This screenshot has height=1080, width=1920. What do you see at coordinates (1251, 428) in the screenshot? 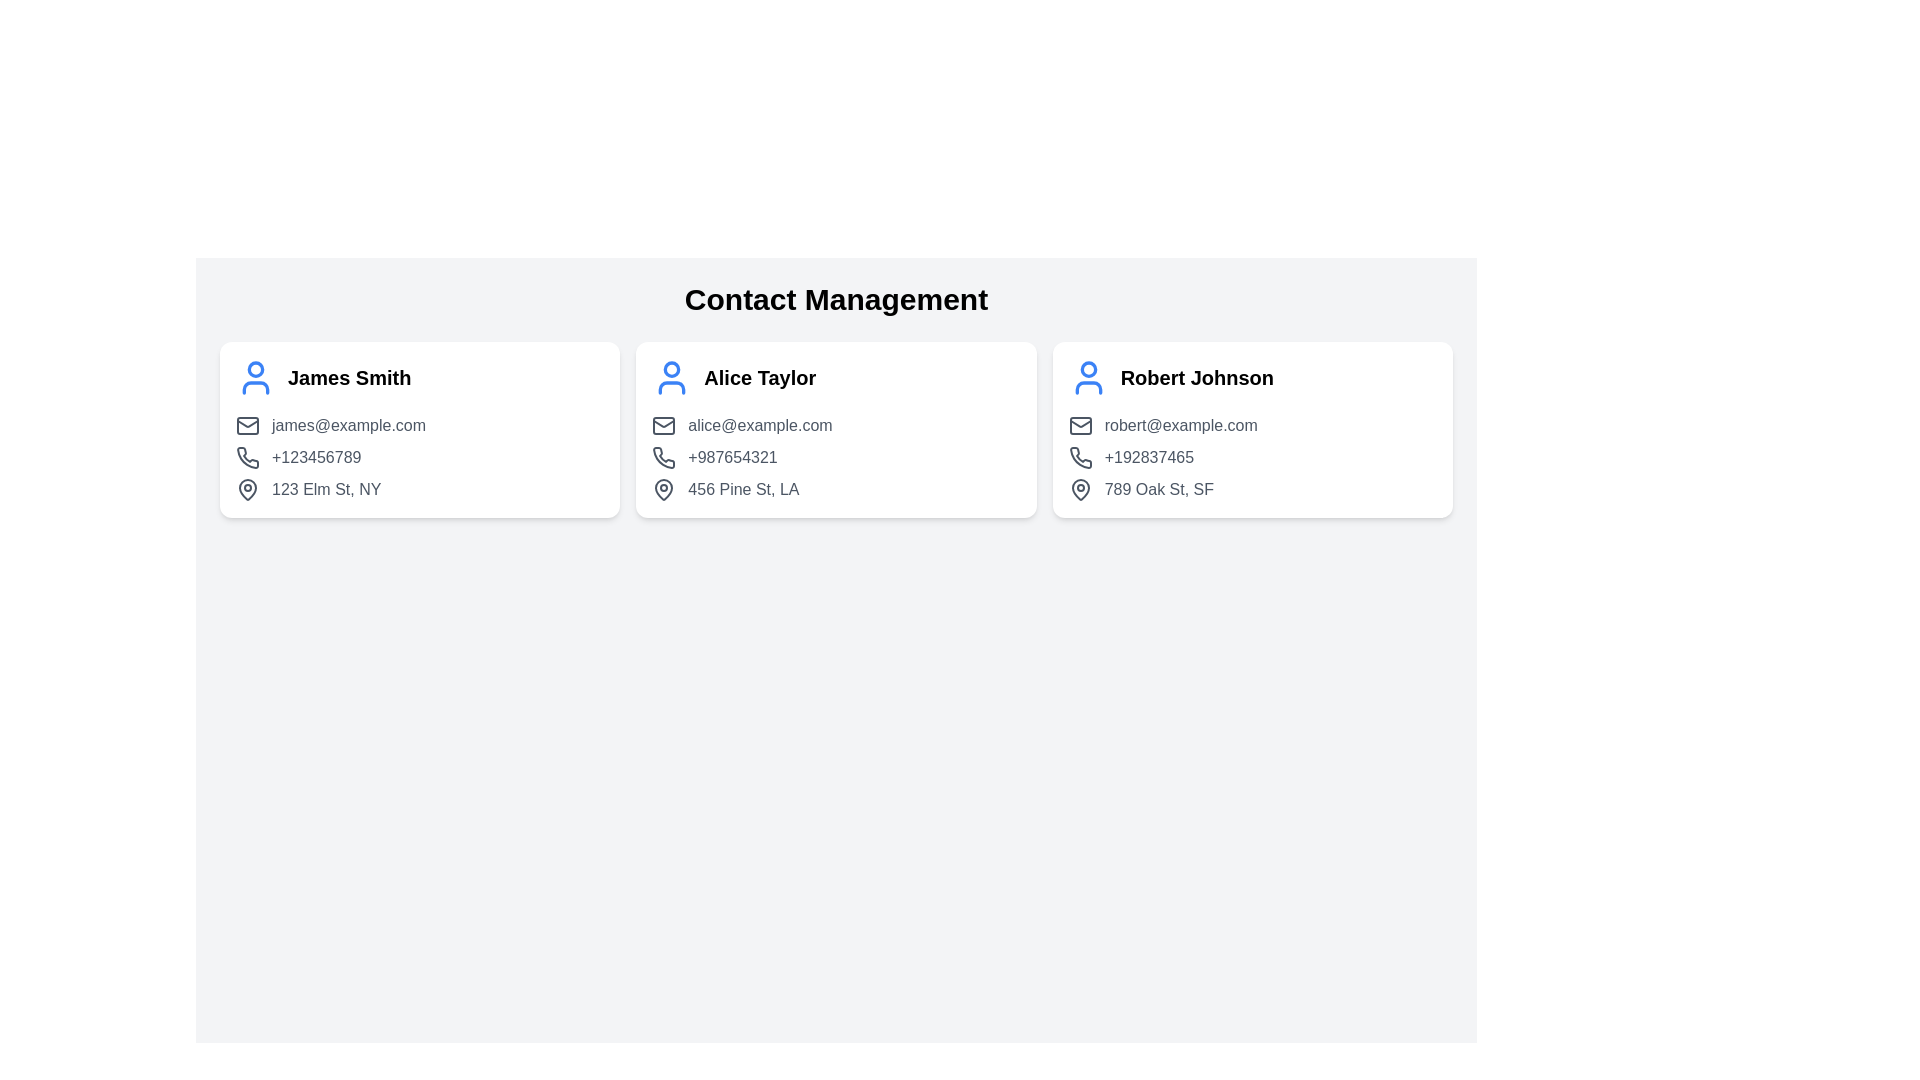
I see `contact information details displayed on the Information card for 'Robert Johnson', located in the third column of the Contact Management section` at bounding box center [1251, 428].